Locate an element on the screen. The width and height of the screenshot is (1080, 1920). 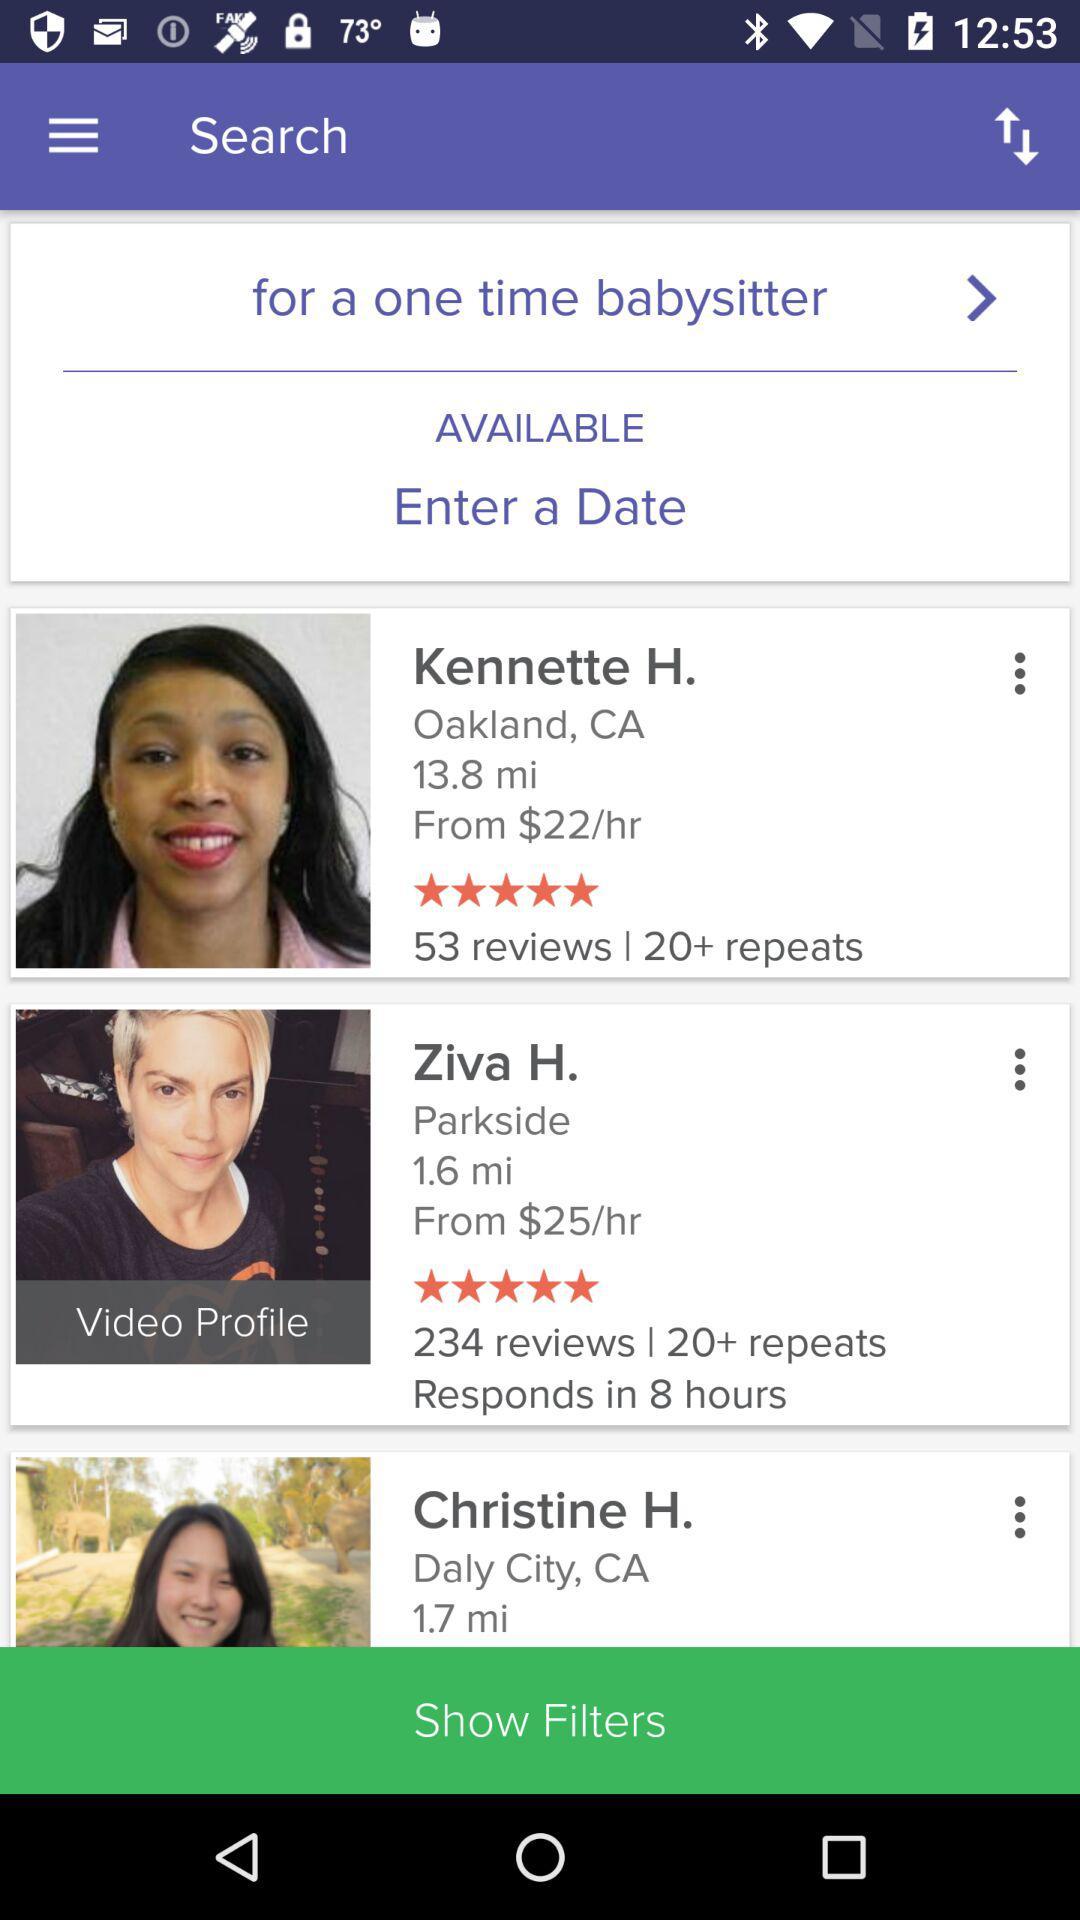
enter a date icon is located at coordinates (540, 507).